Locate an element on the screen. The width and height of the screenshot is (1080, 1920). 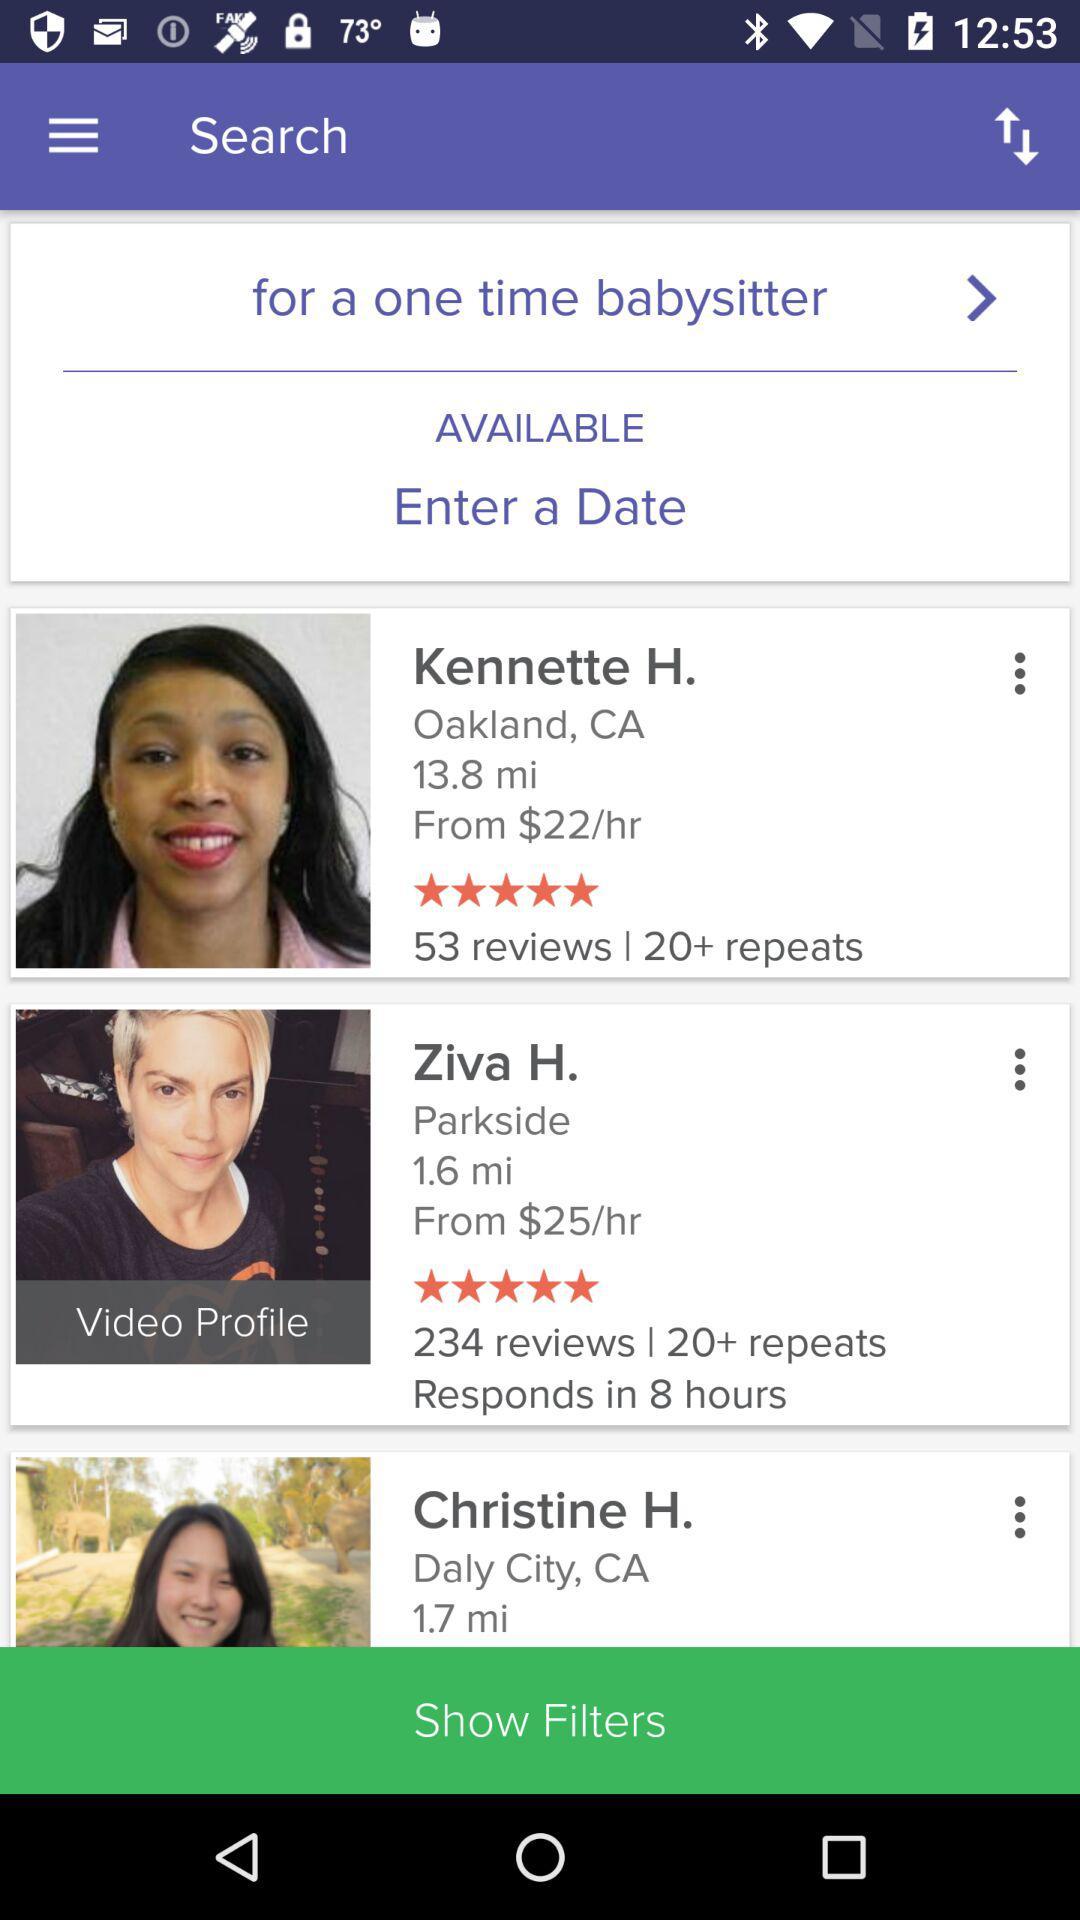
enter a date icon is located at coordinates (540, 507).